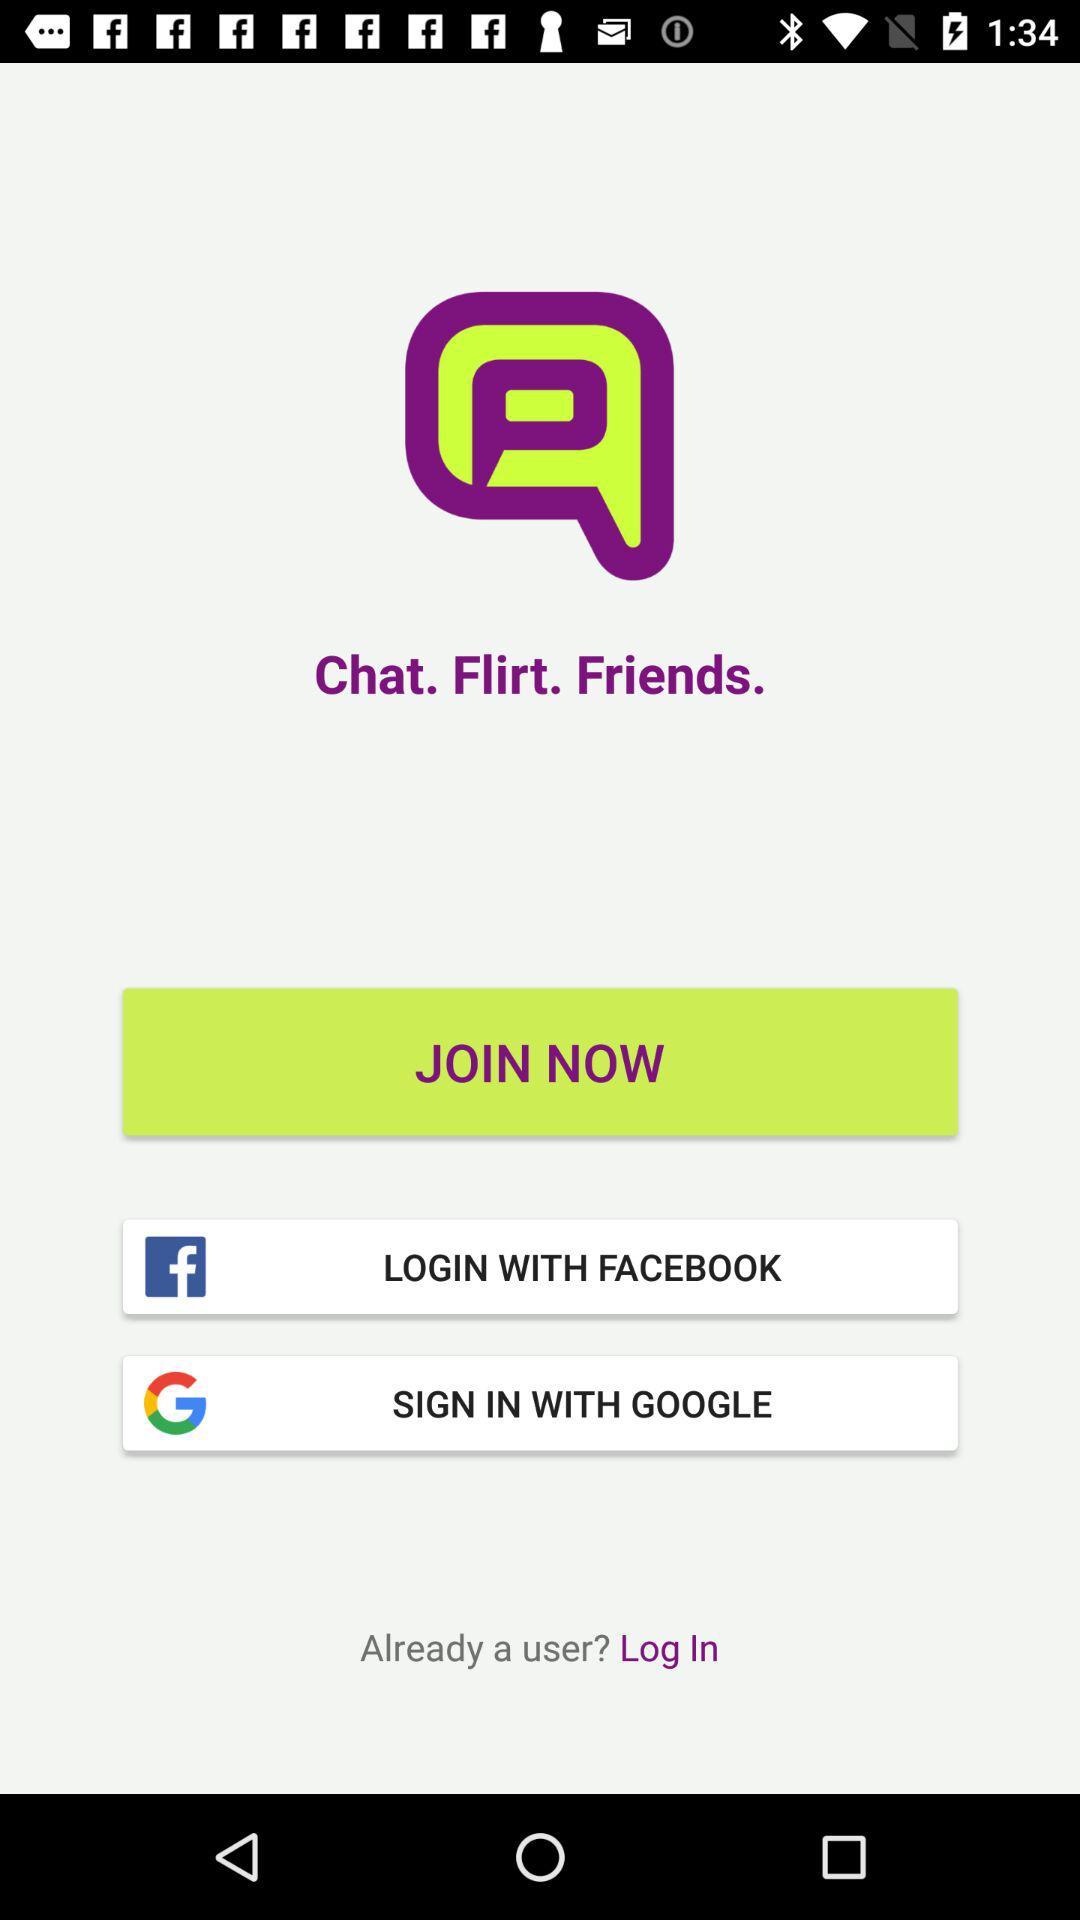  I want to click on the join now item, so click(540, 1060).